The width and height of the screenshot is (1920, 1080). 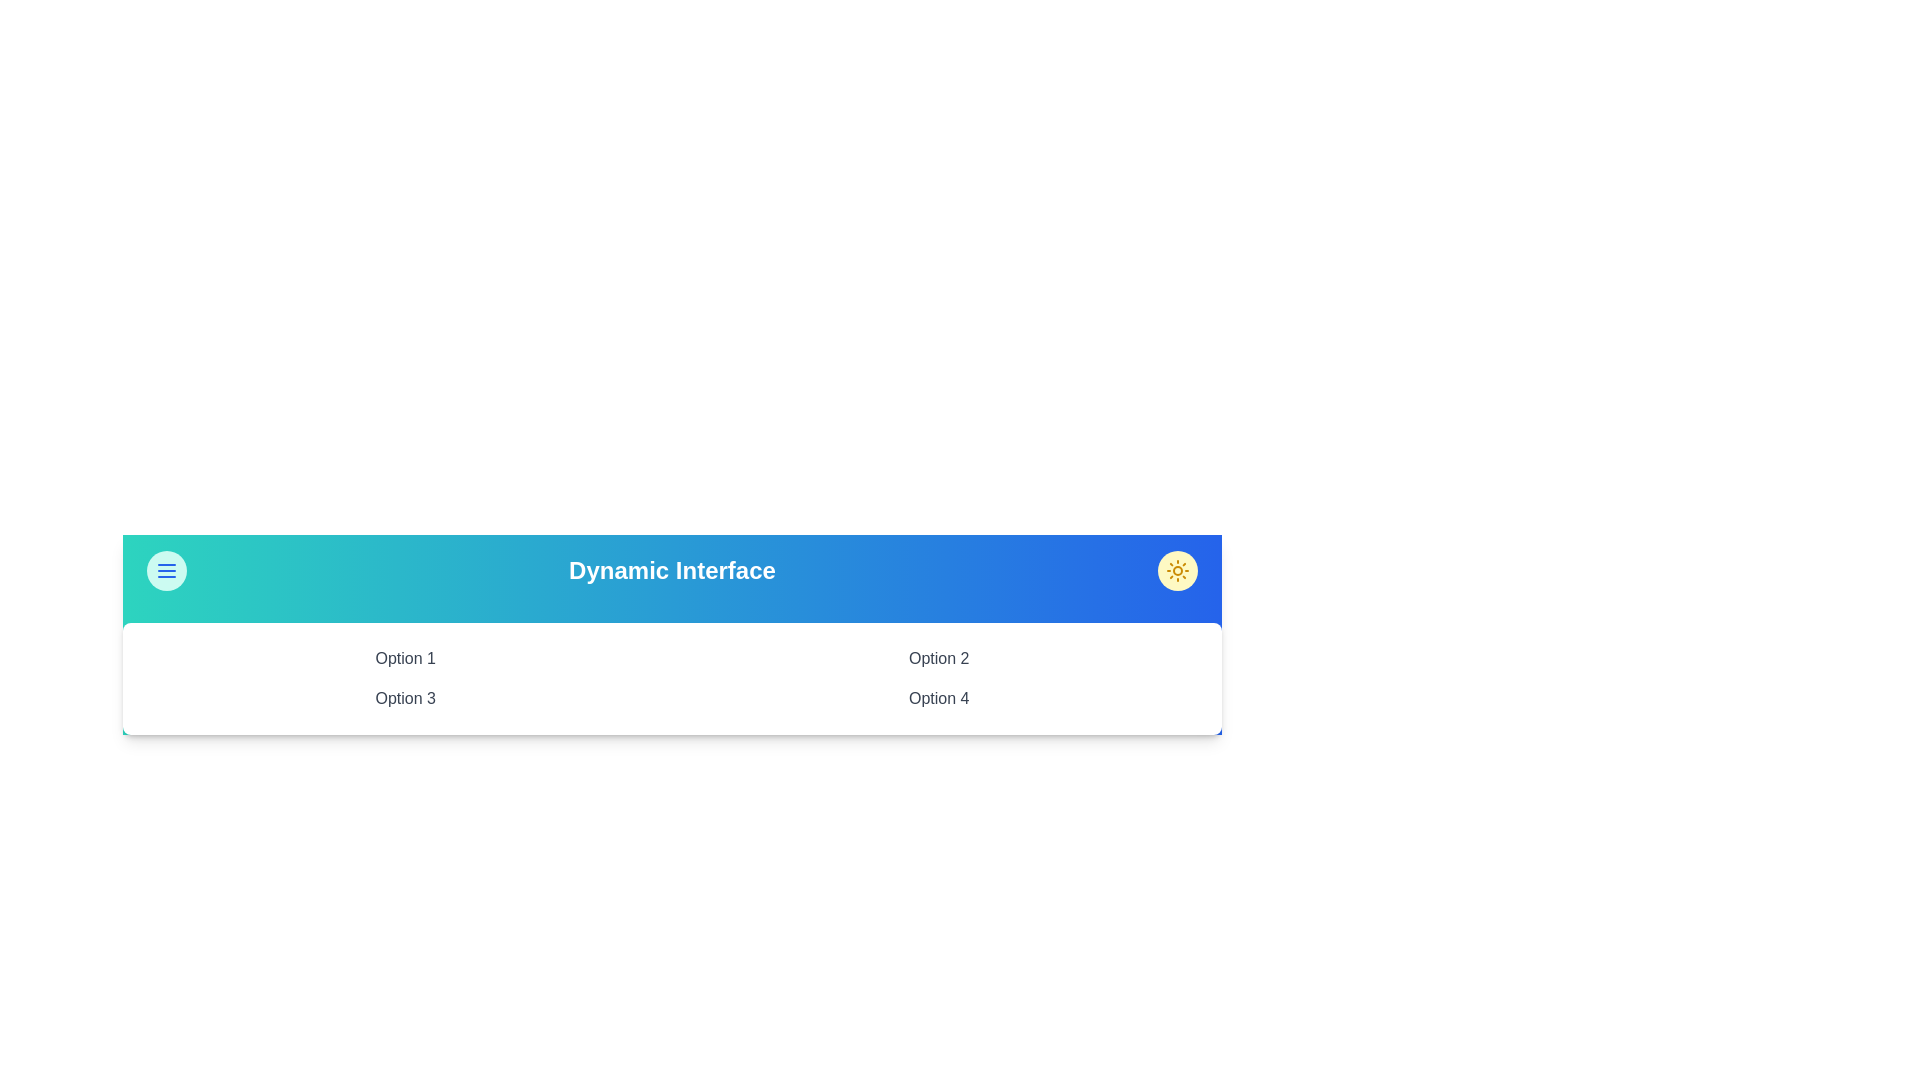 What do you see at coordinates (1177, 570) in the screenshot?
I see `theme toggle button to change the theme` at bounding box center [1177, 570].